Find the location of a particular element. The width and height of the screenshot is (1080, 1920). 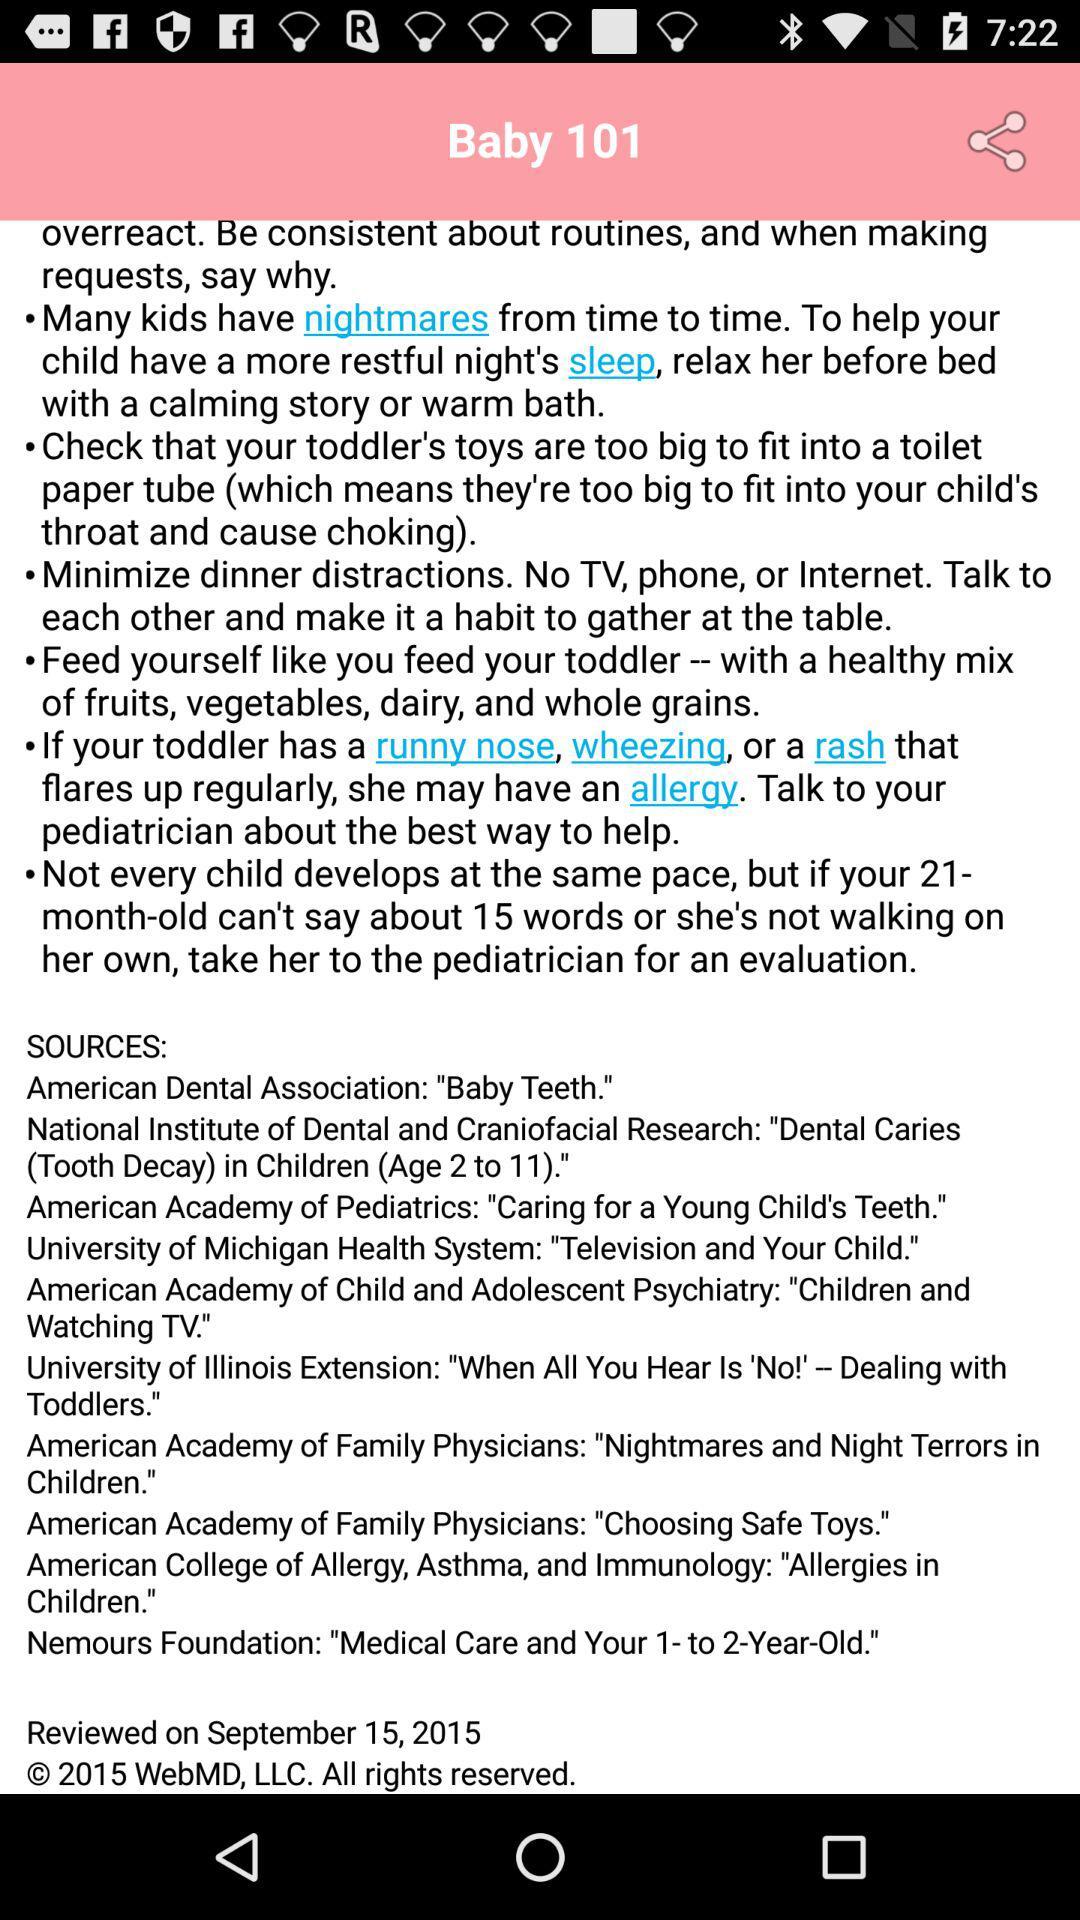

nemours foundation medical is located at coordinates (540, 1641).